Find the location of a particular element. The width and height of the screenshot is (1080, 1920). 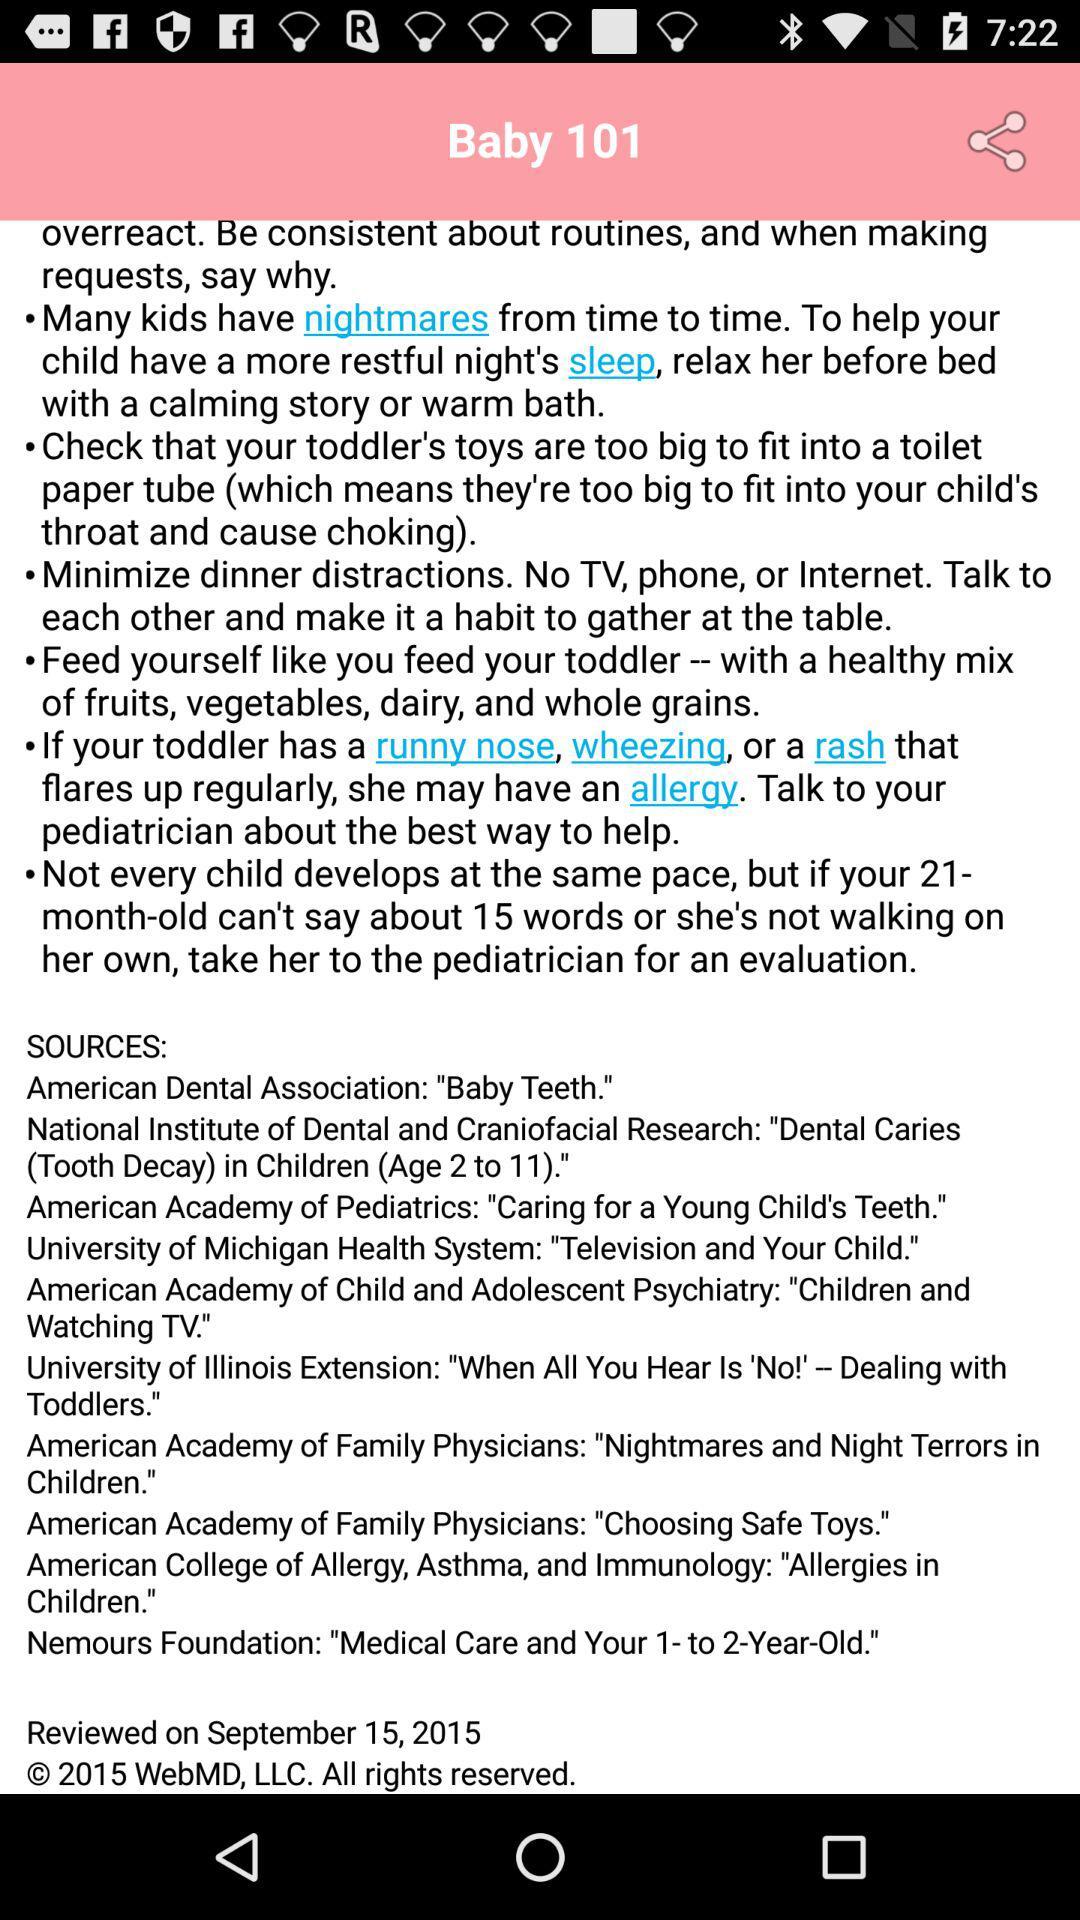

nemours foundation medical is located at coordinates (540, 1641).